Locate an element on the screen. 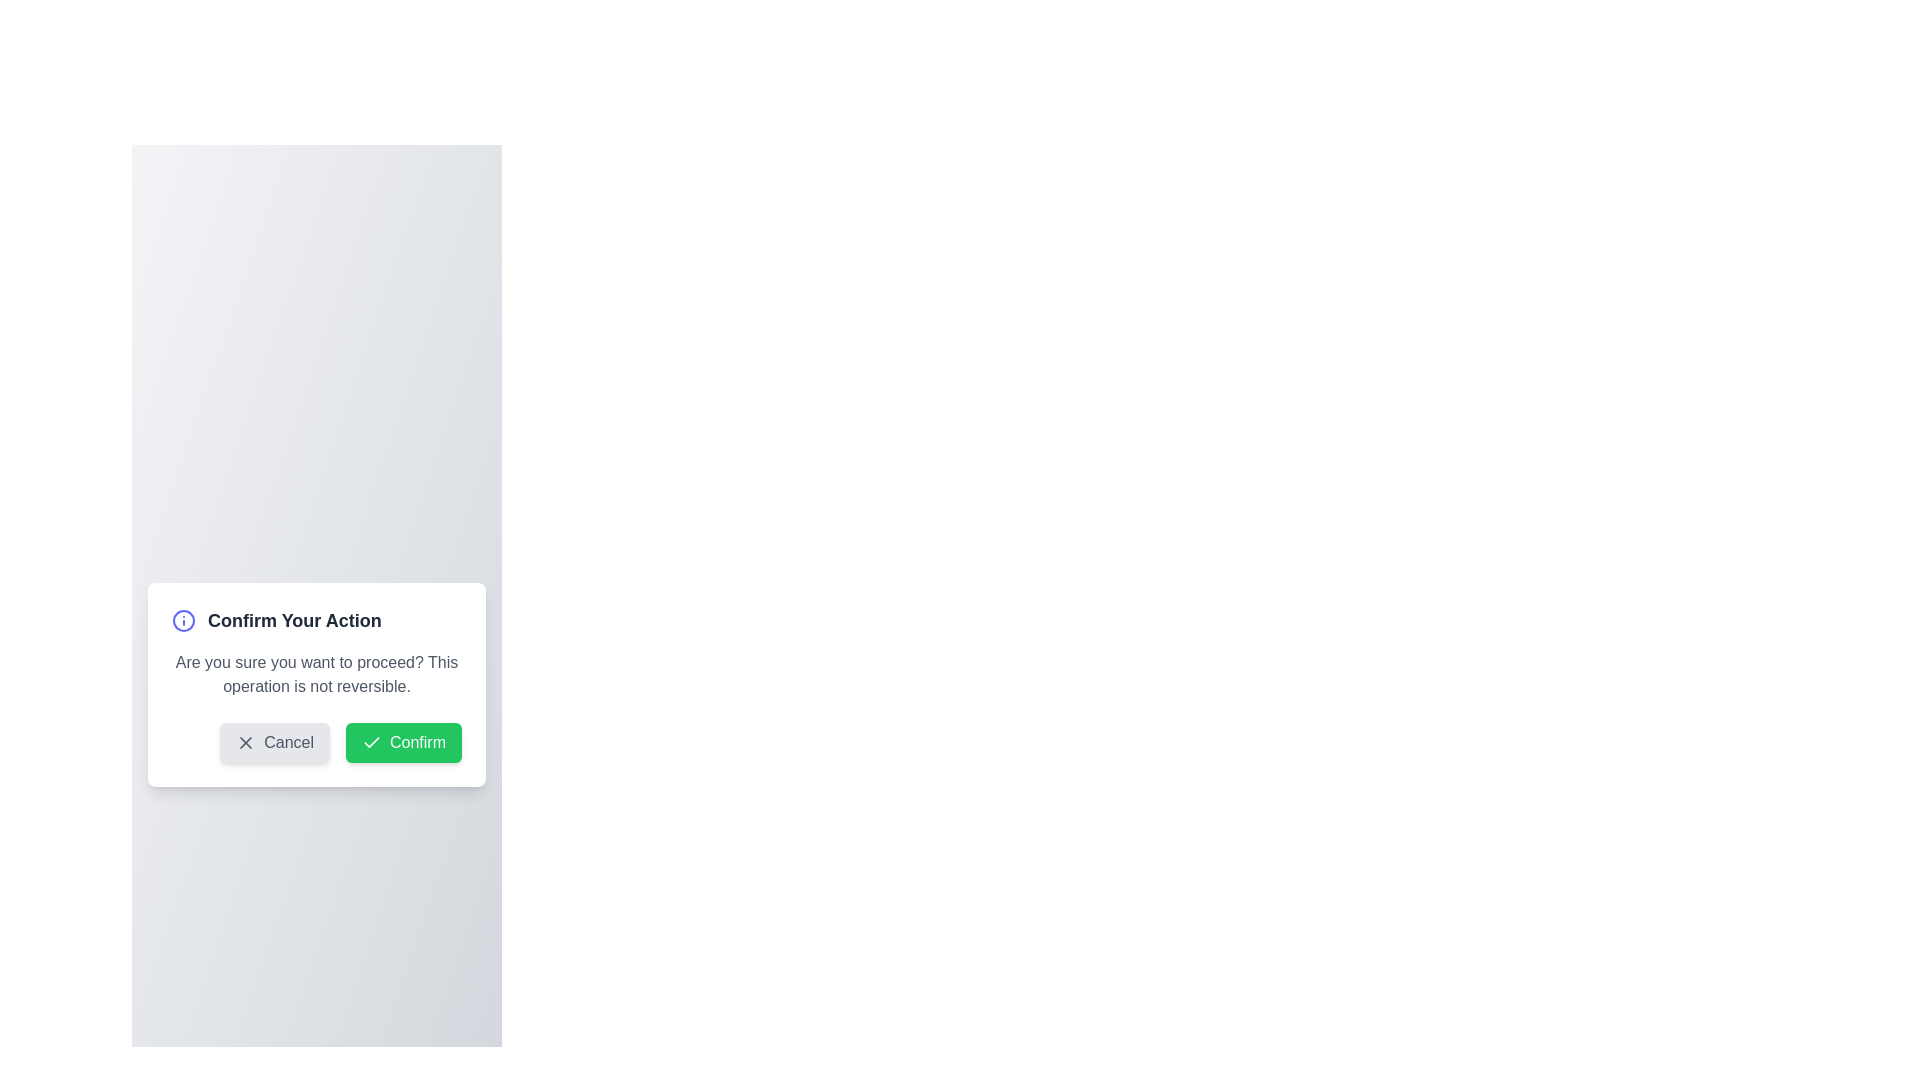 This screenshot has height=1080, width=1920. the green checkmark icon located to the left of the 'Confirm' text on the green confirmation button at the bottom-right corner of the dialog box is located at coordinates (371, 742).